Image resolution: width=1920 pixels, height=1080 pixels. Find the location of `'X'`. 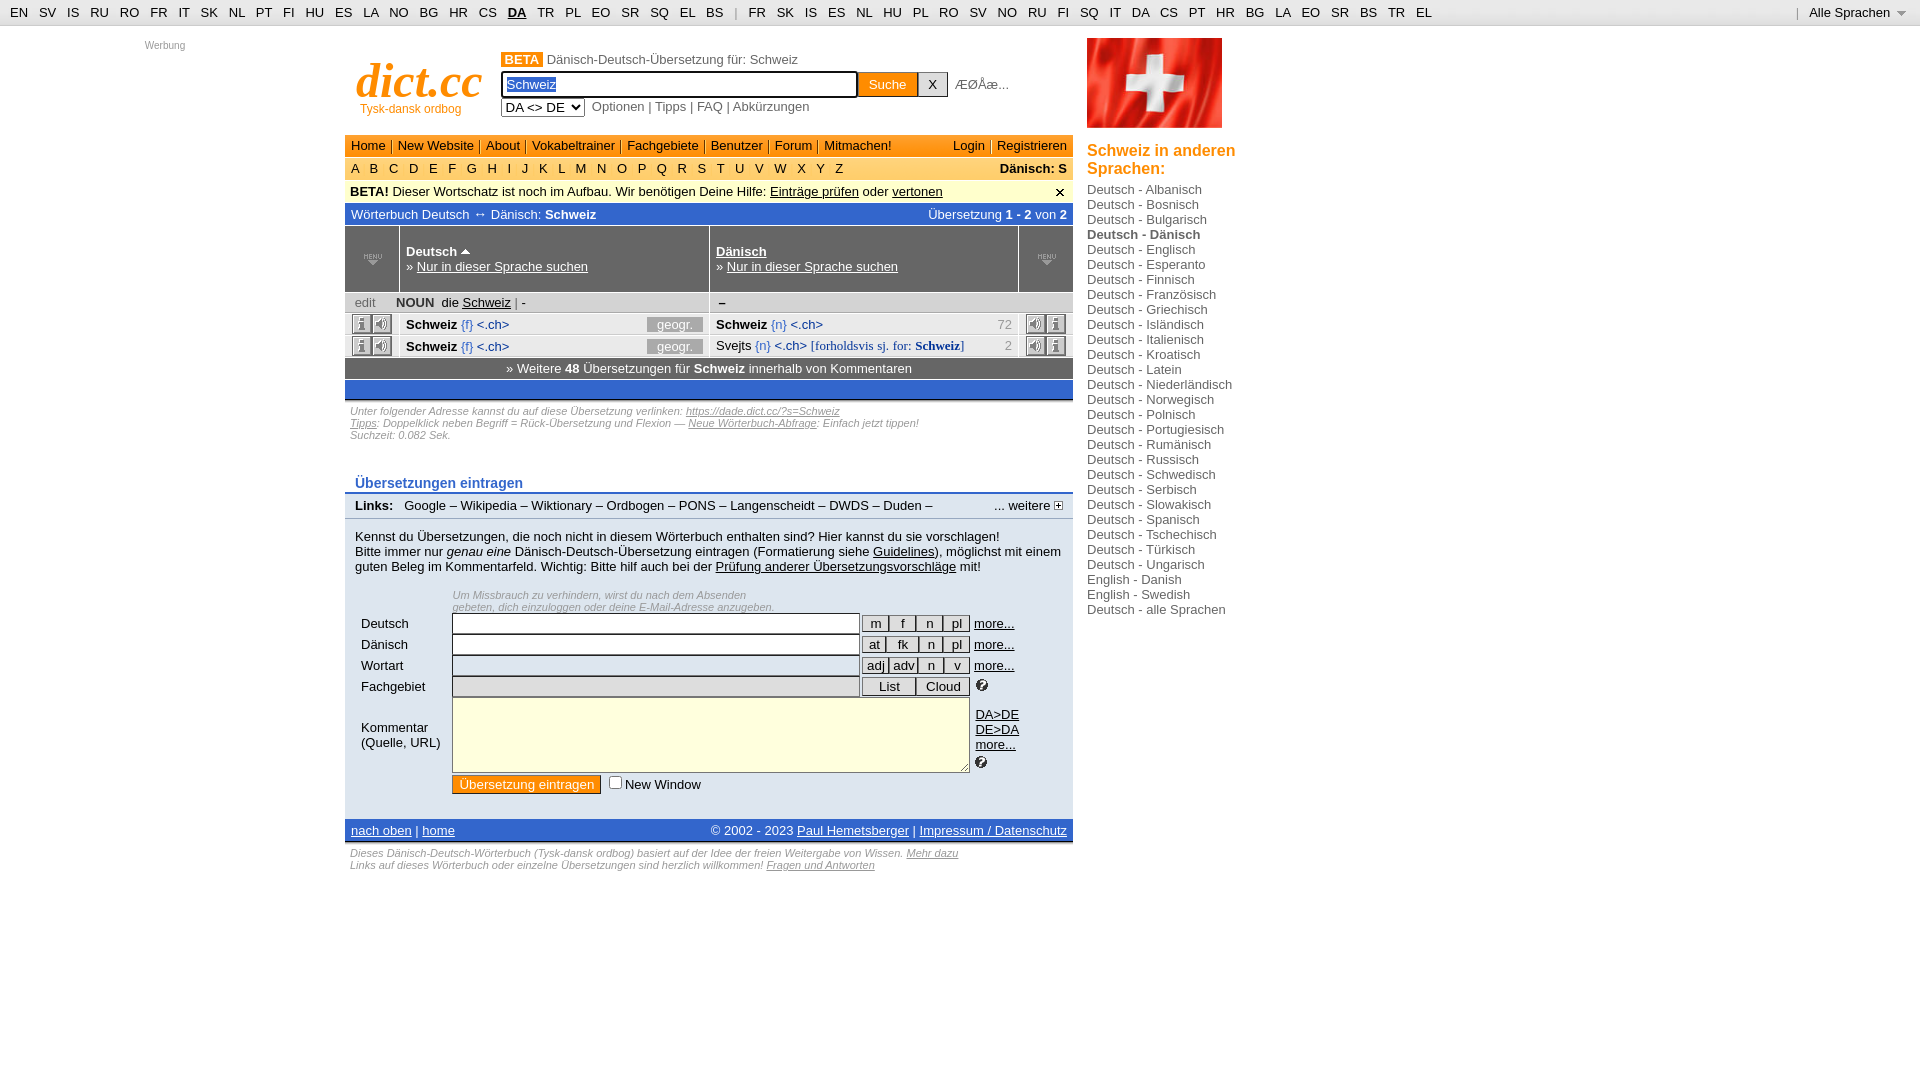

'X' is located at coordinates (931, 83).